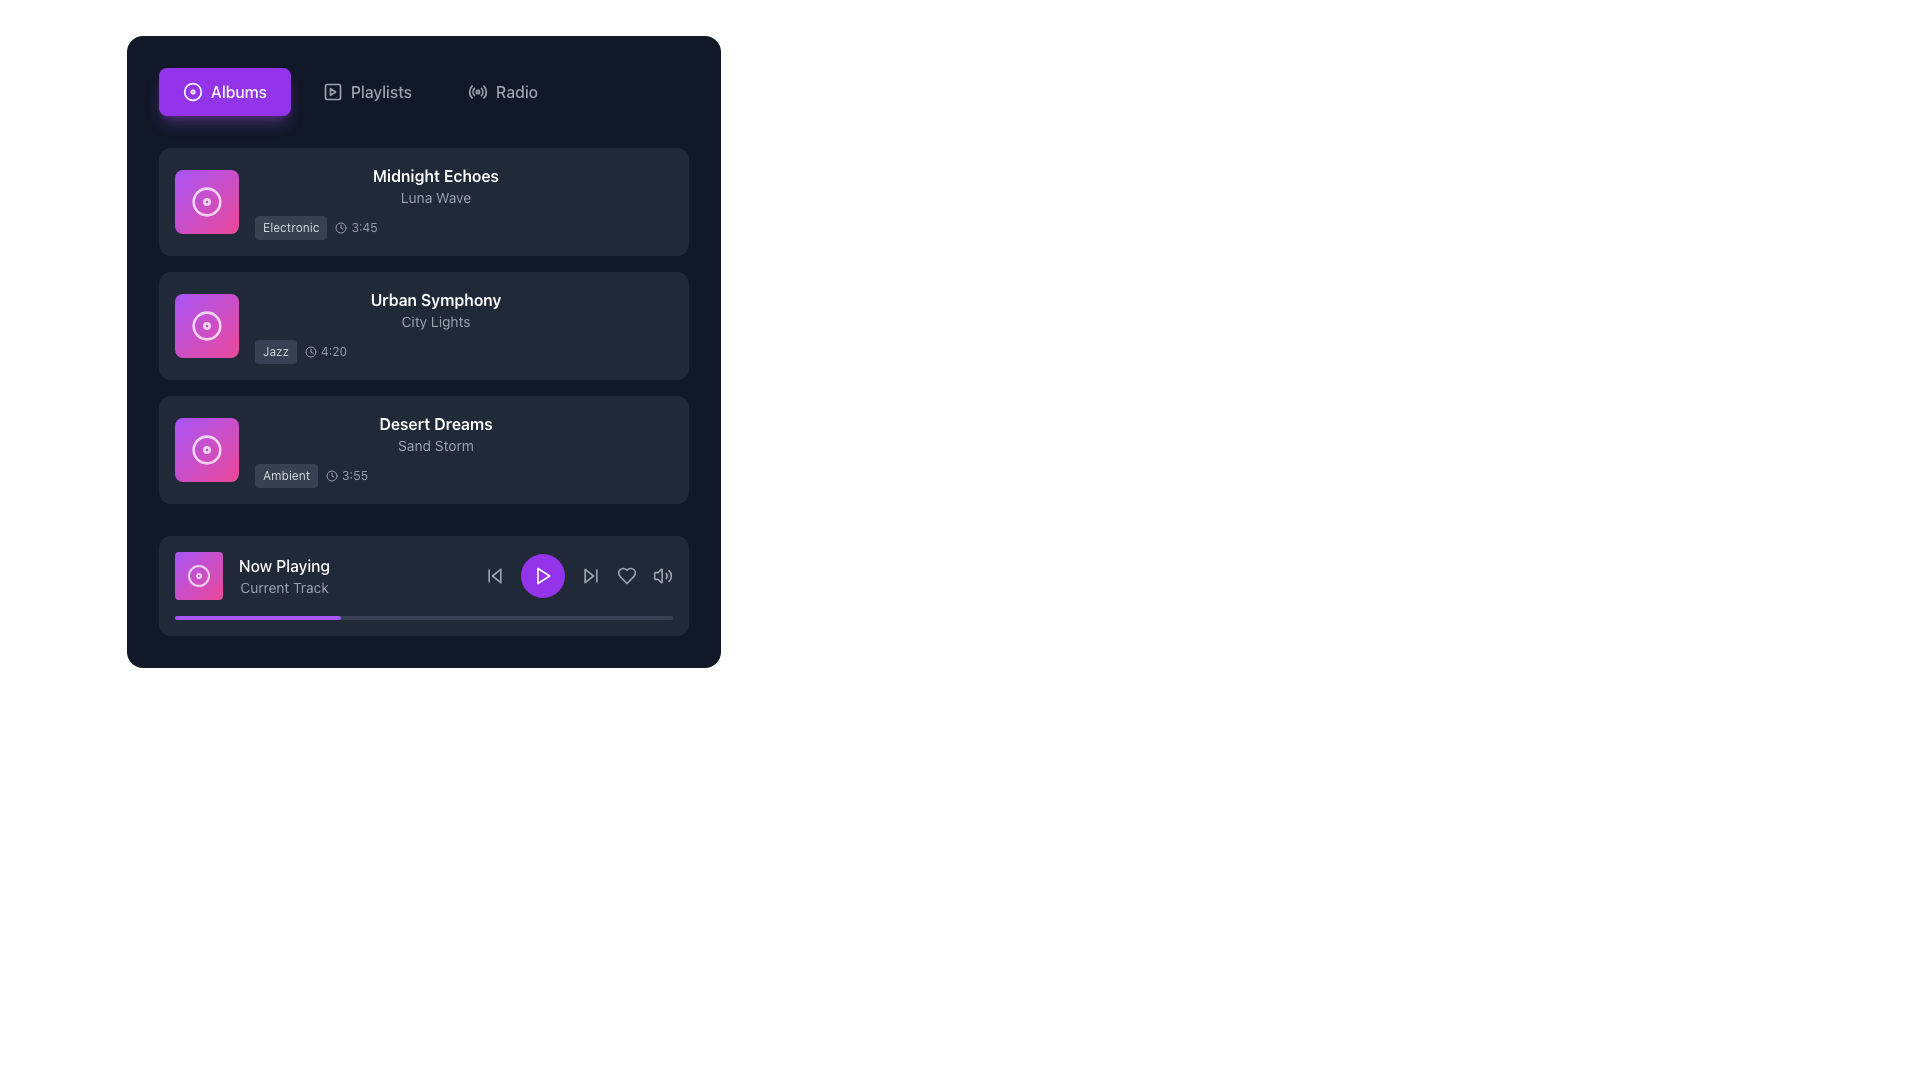 The height and width of the screenshot is (1080, 1920). Describe the element at coordinates (422, 450) in the screenshot. I see `to select the third track summary in the vertical list, which displays information about the track including its title, genre, and duration` at that location.